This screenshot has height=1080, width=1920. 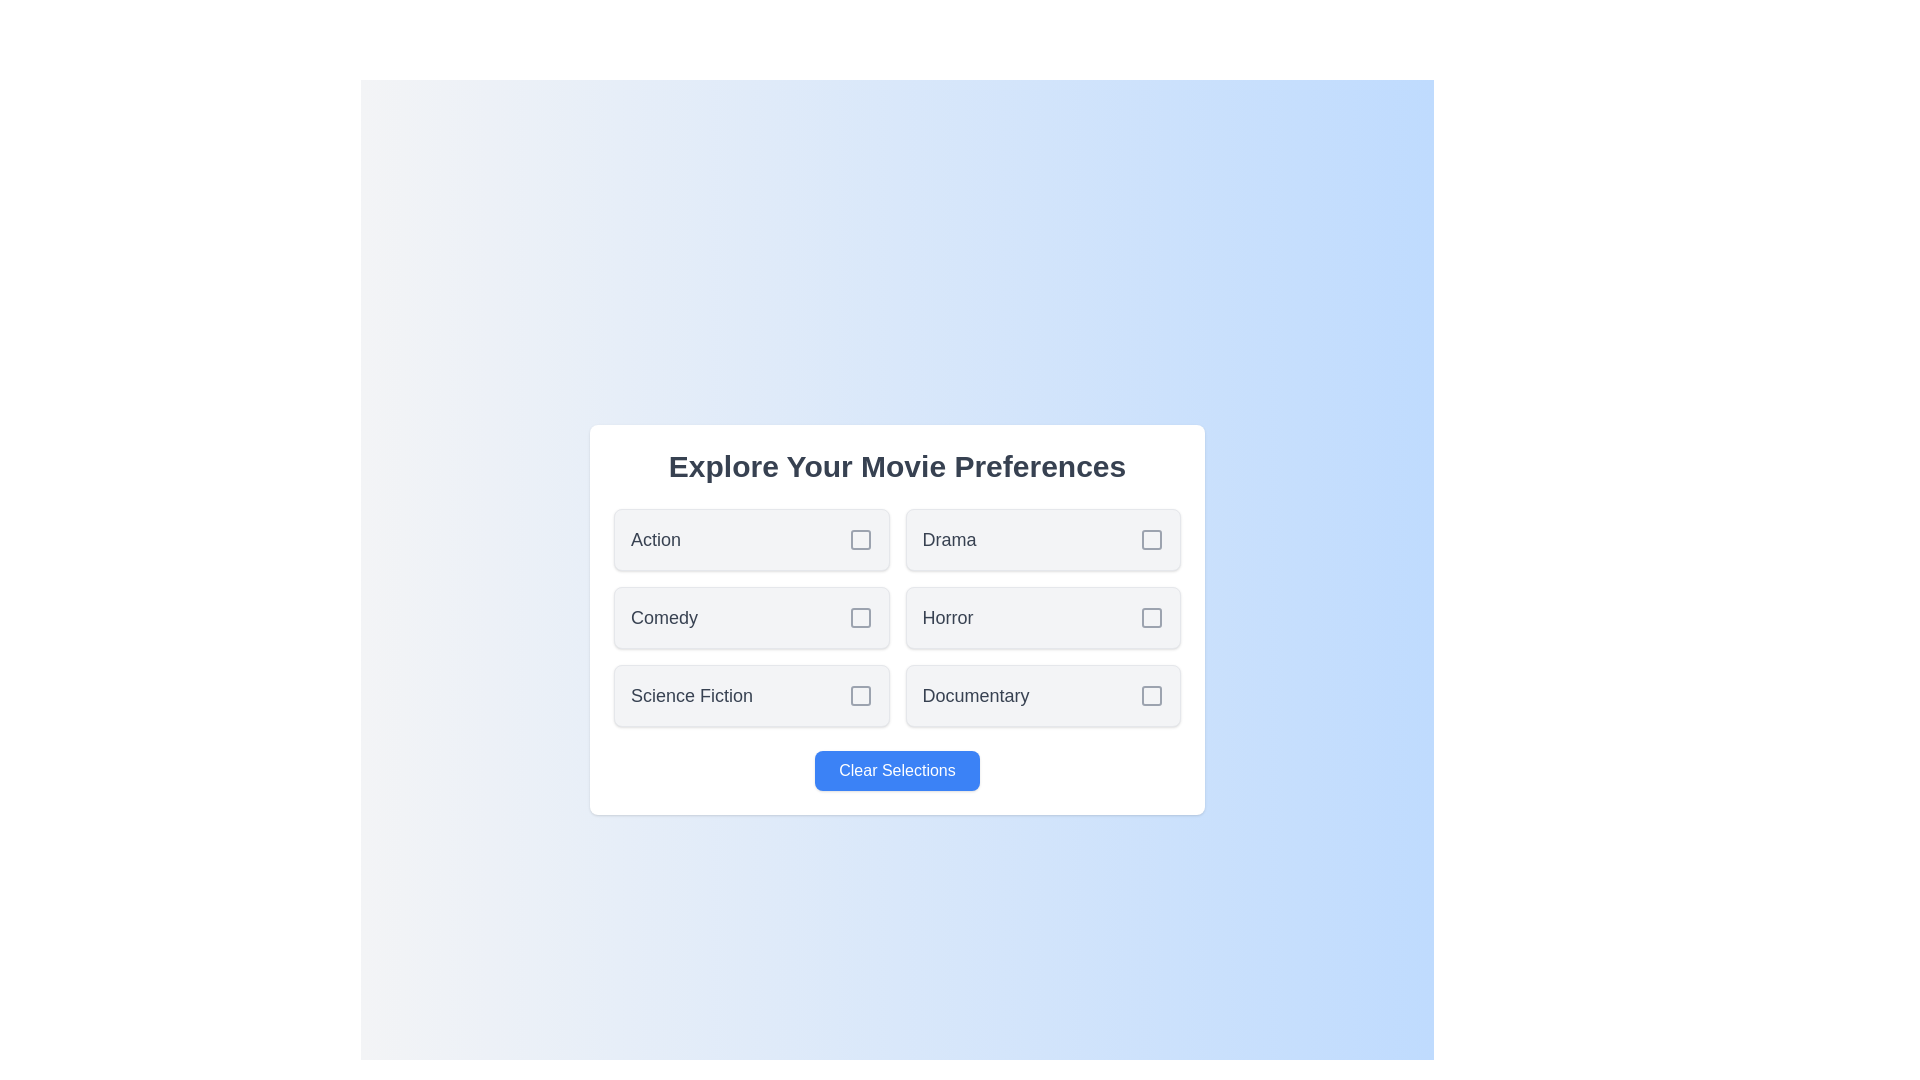 What do you see at coordinates (1042, 540) in the screenshot?
I see `the genre Drama` at bounding box center [1042, 540].